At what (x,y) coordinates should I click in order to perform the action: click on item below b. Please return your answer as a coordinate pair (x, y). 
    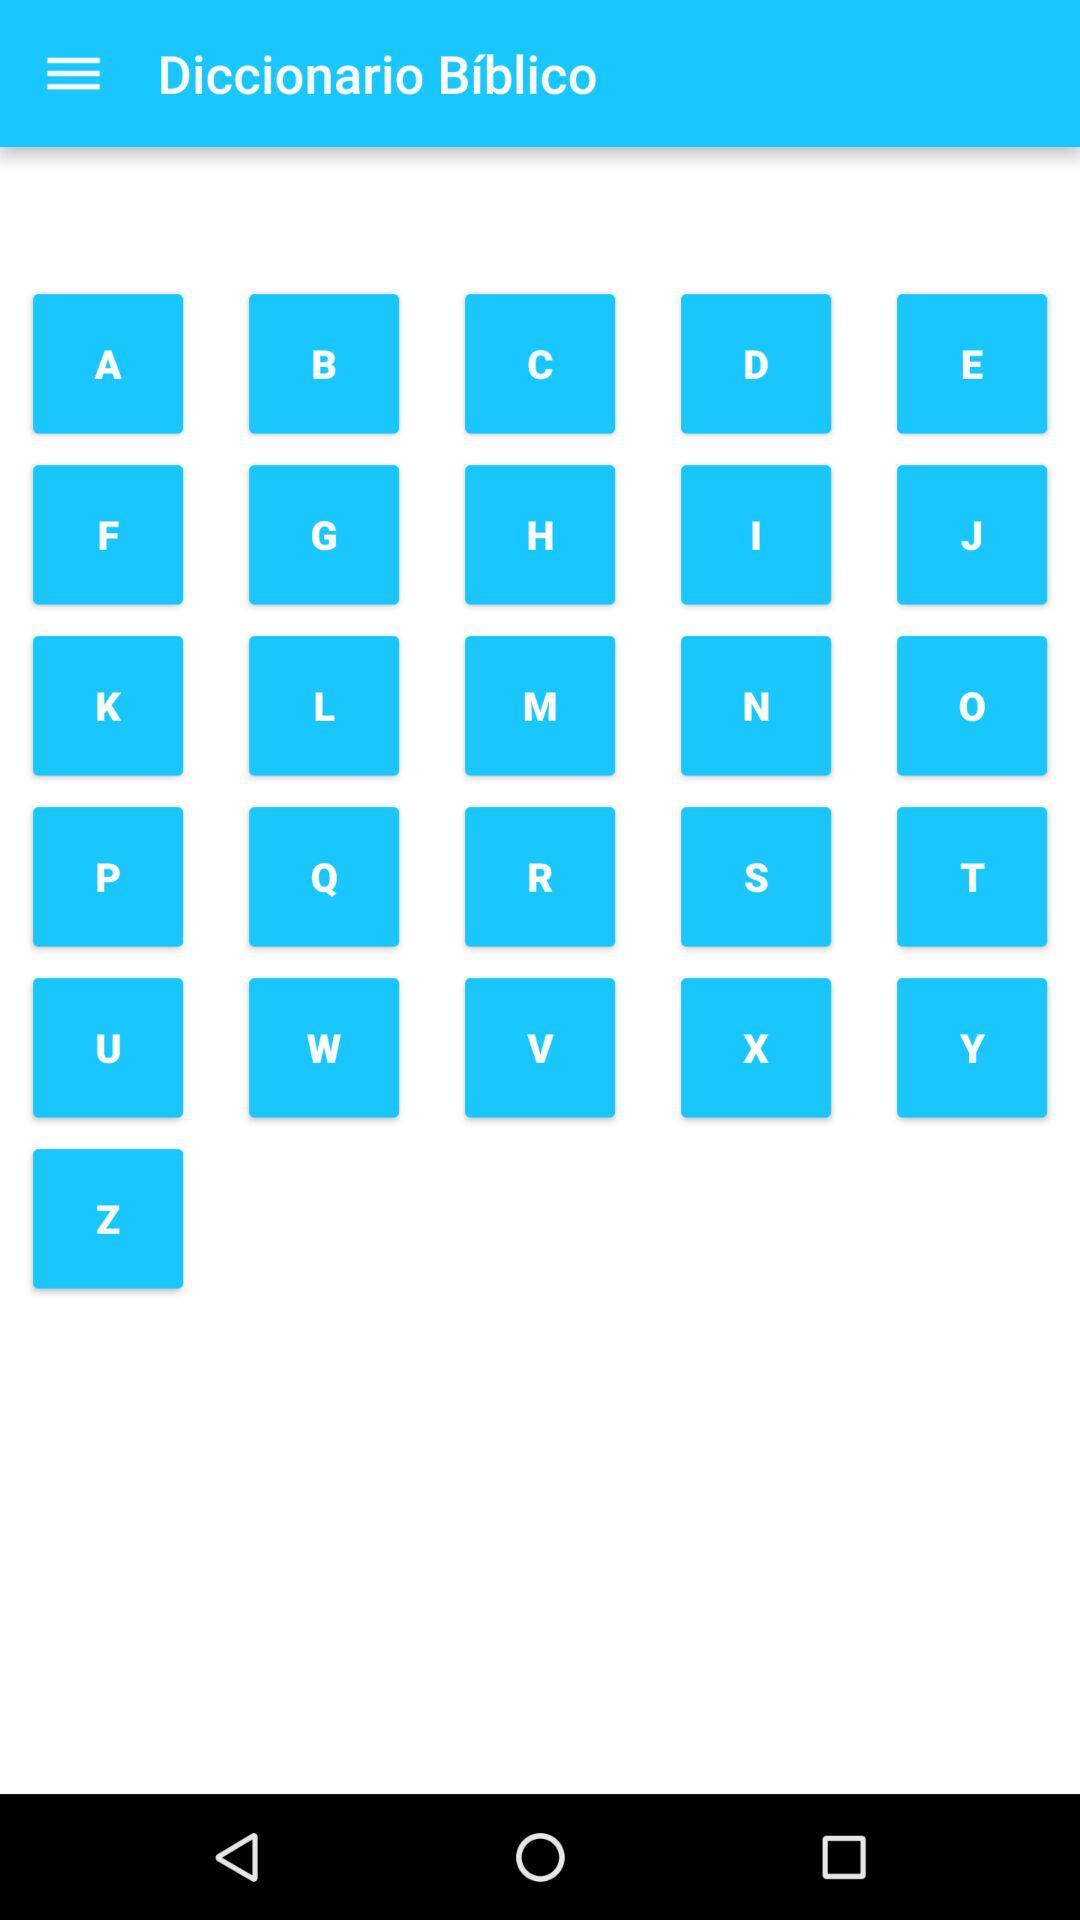
    Looking at the image, I should click on (323, 534).